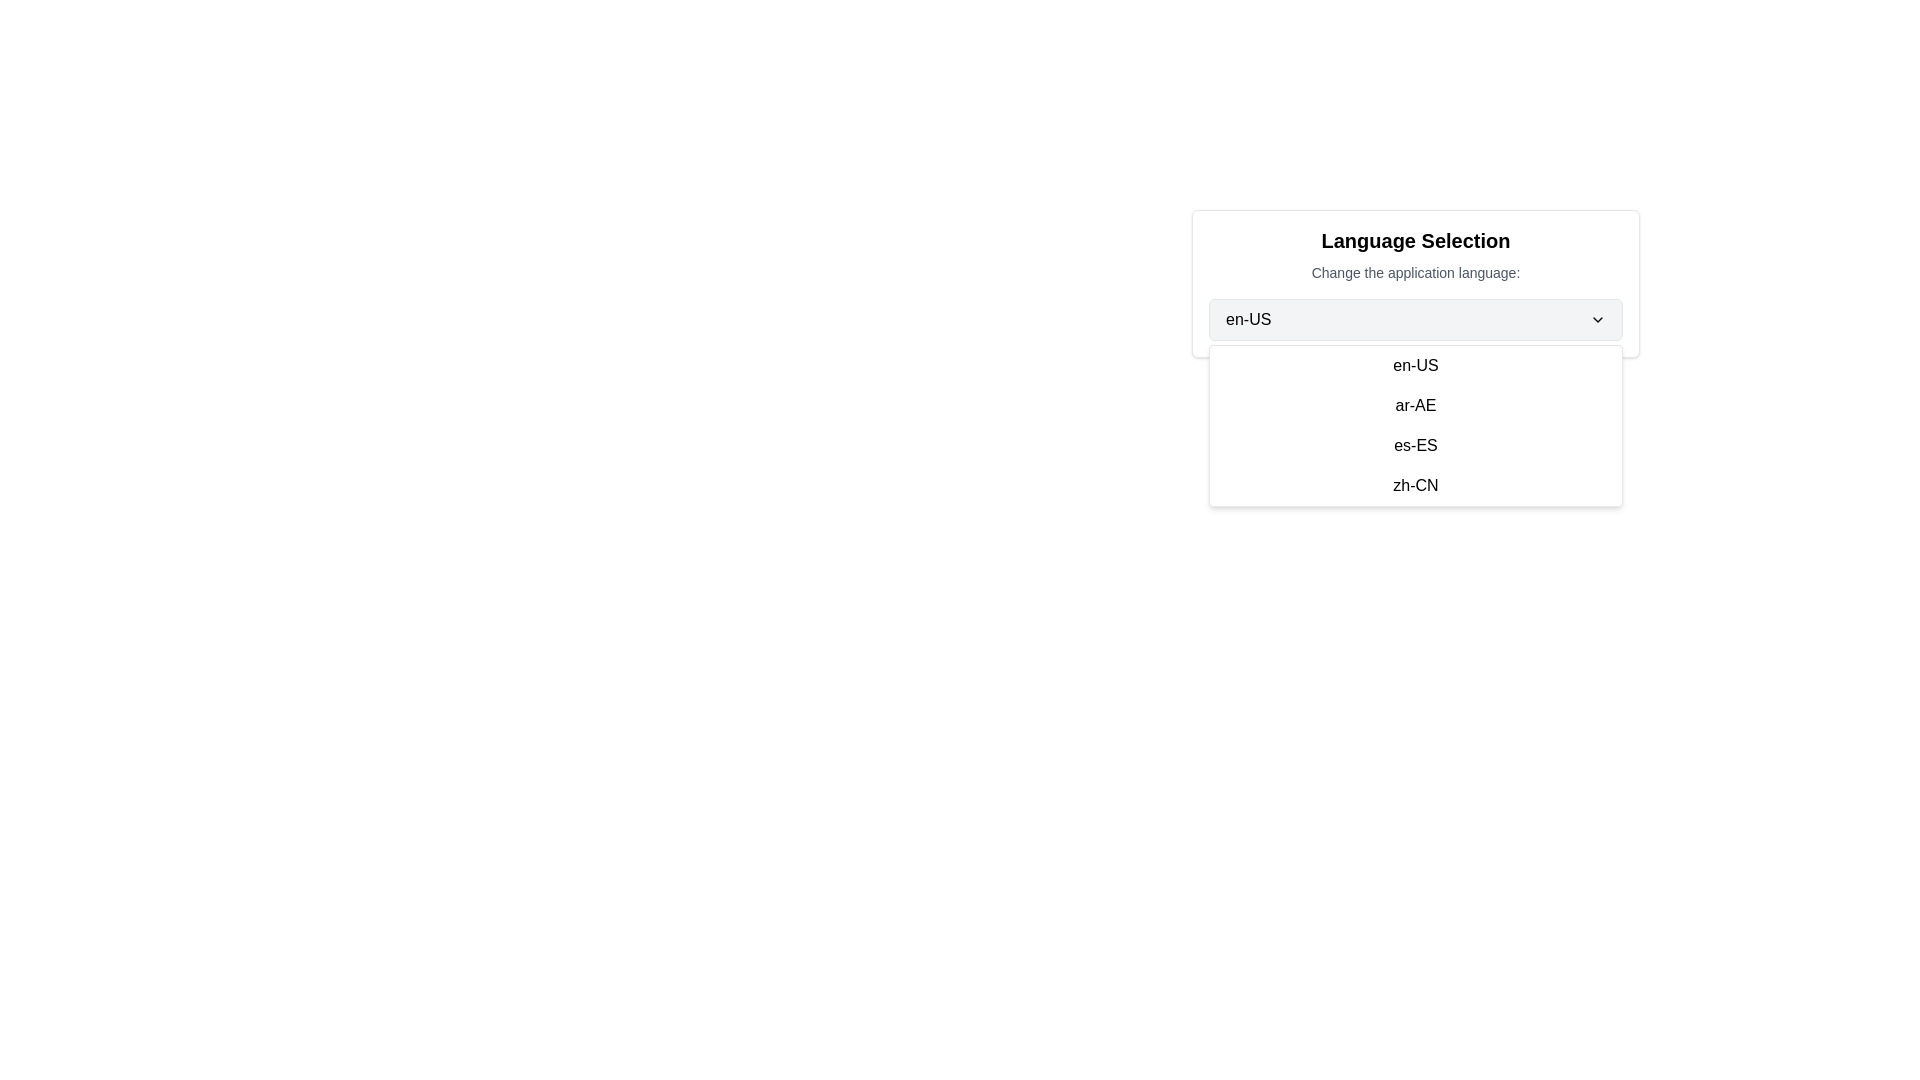 This screenshot has height=1080, width=1920. I want to click on the language option 'zh-CN' in the dropdown menu, so click(1415, 486).